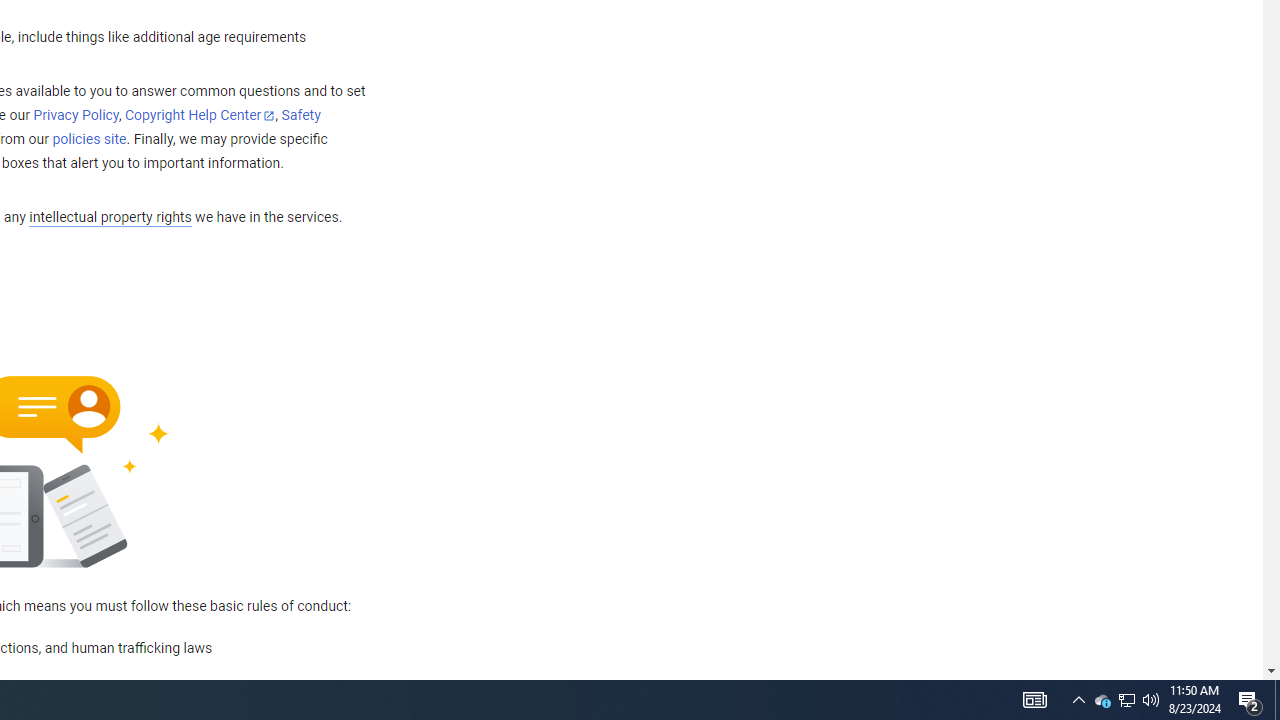 The height and width of the screenshot is (720, 1280). What do you see at coordinates (109, 218) in the screenshot?
I see `'intellectual property rights'` at bounding box center [109, 218].